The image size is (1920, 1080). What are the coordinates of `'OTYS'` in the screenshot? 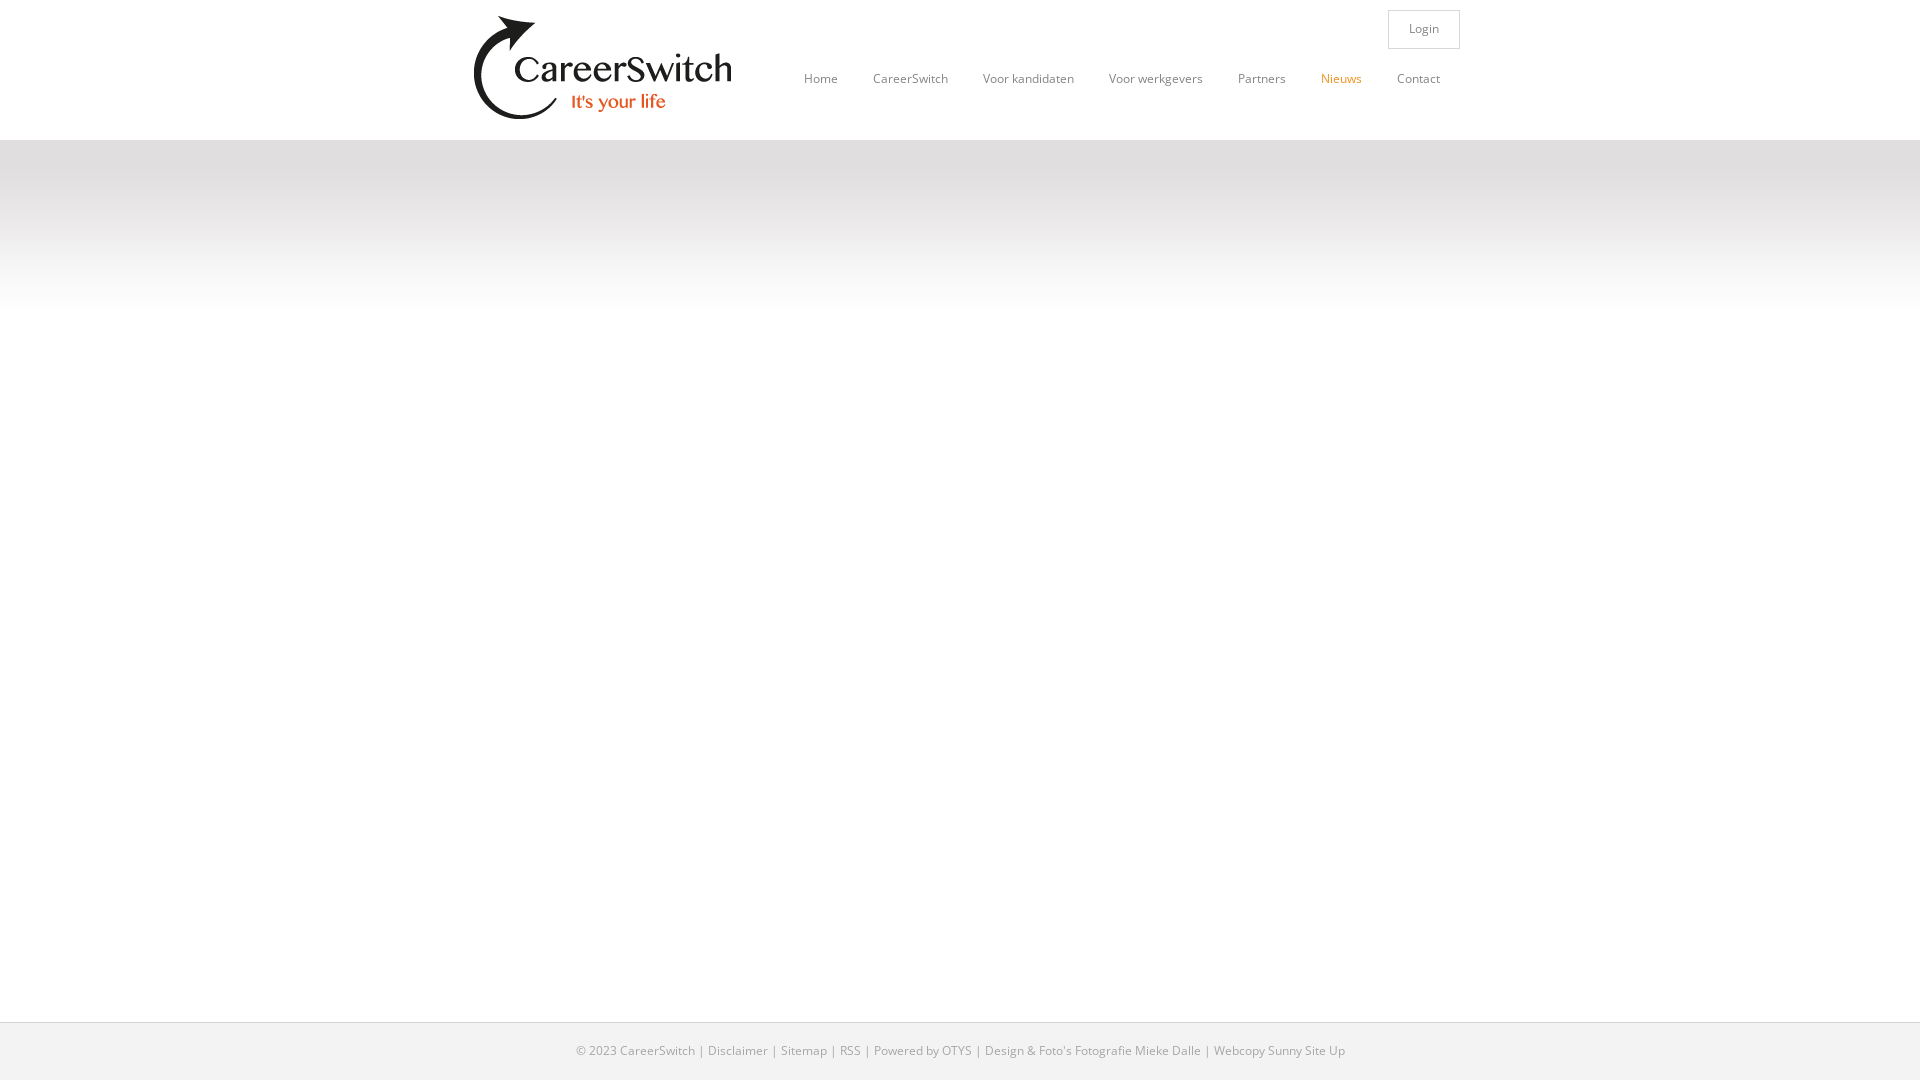 It's located at (940, 1049).